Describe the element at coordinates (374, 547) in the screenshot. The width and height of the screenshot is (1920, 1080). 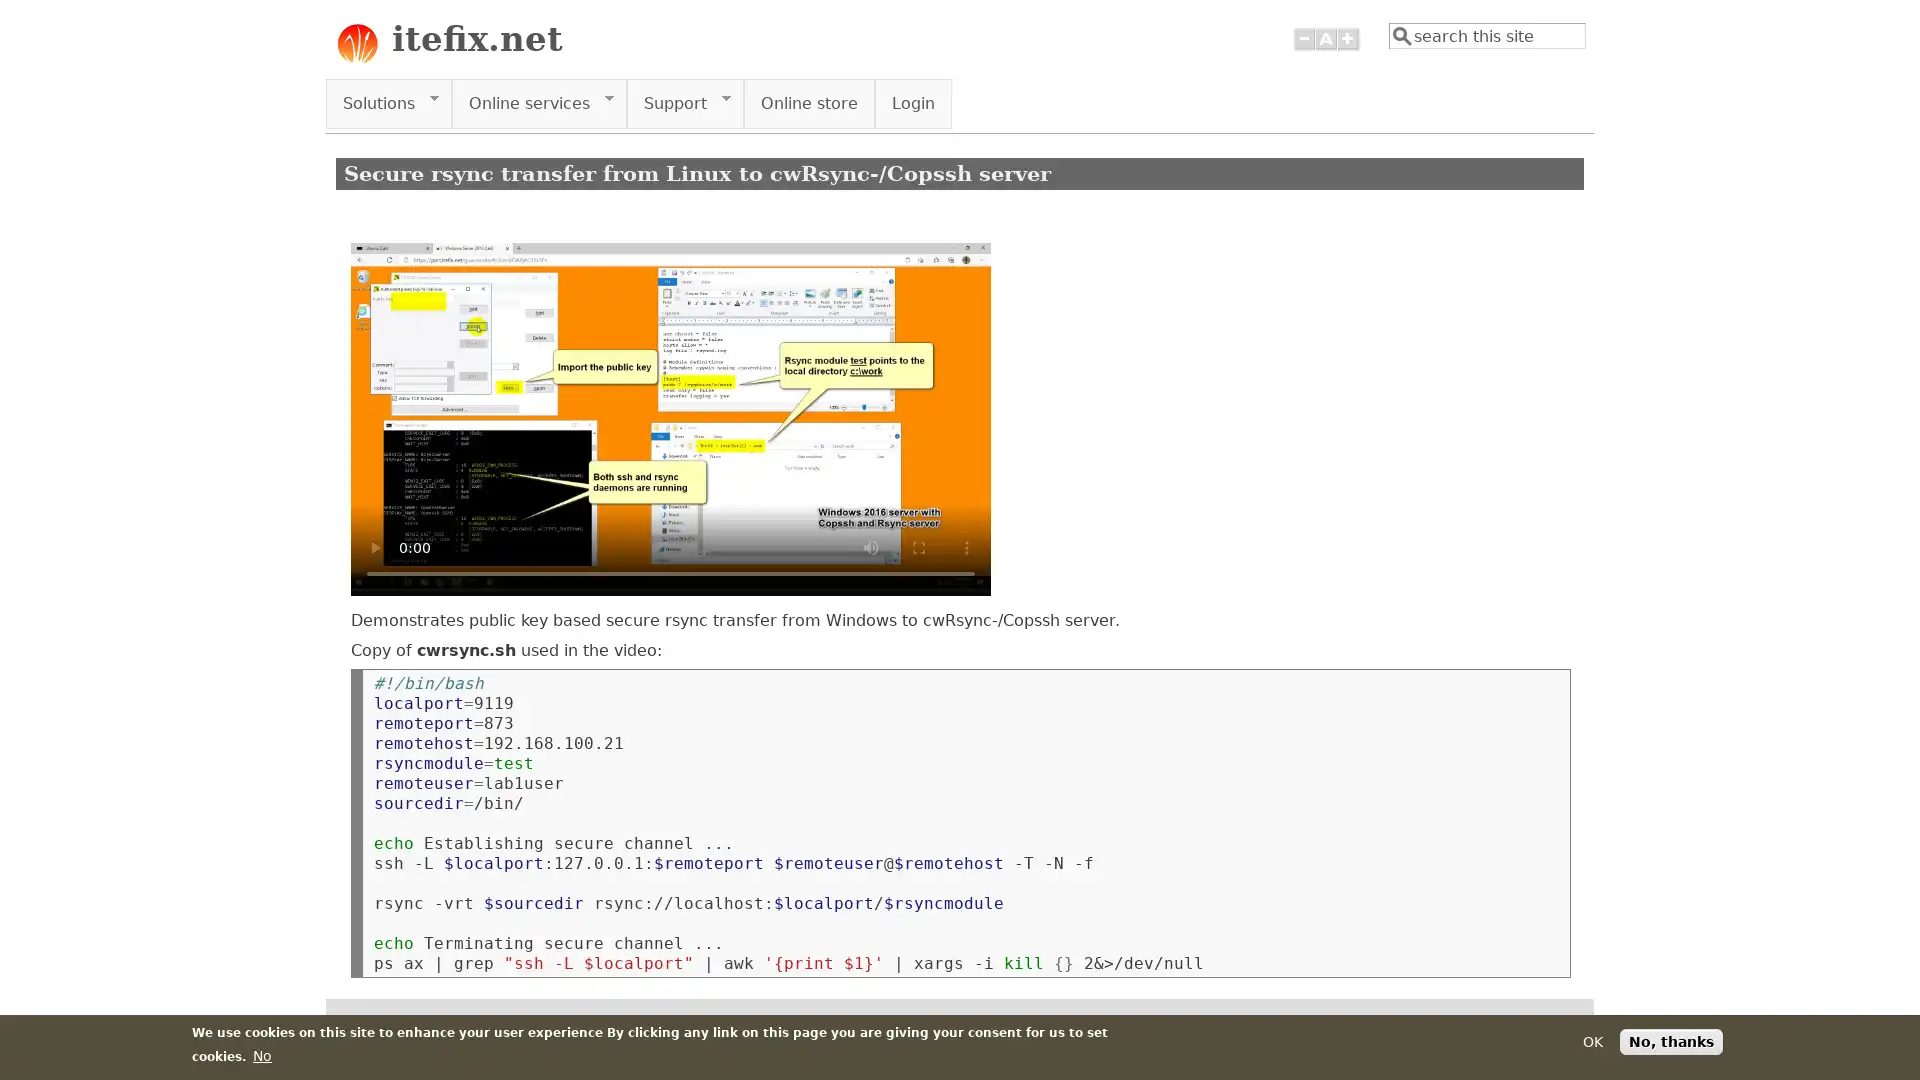
I see `play` at that location.